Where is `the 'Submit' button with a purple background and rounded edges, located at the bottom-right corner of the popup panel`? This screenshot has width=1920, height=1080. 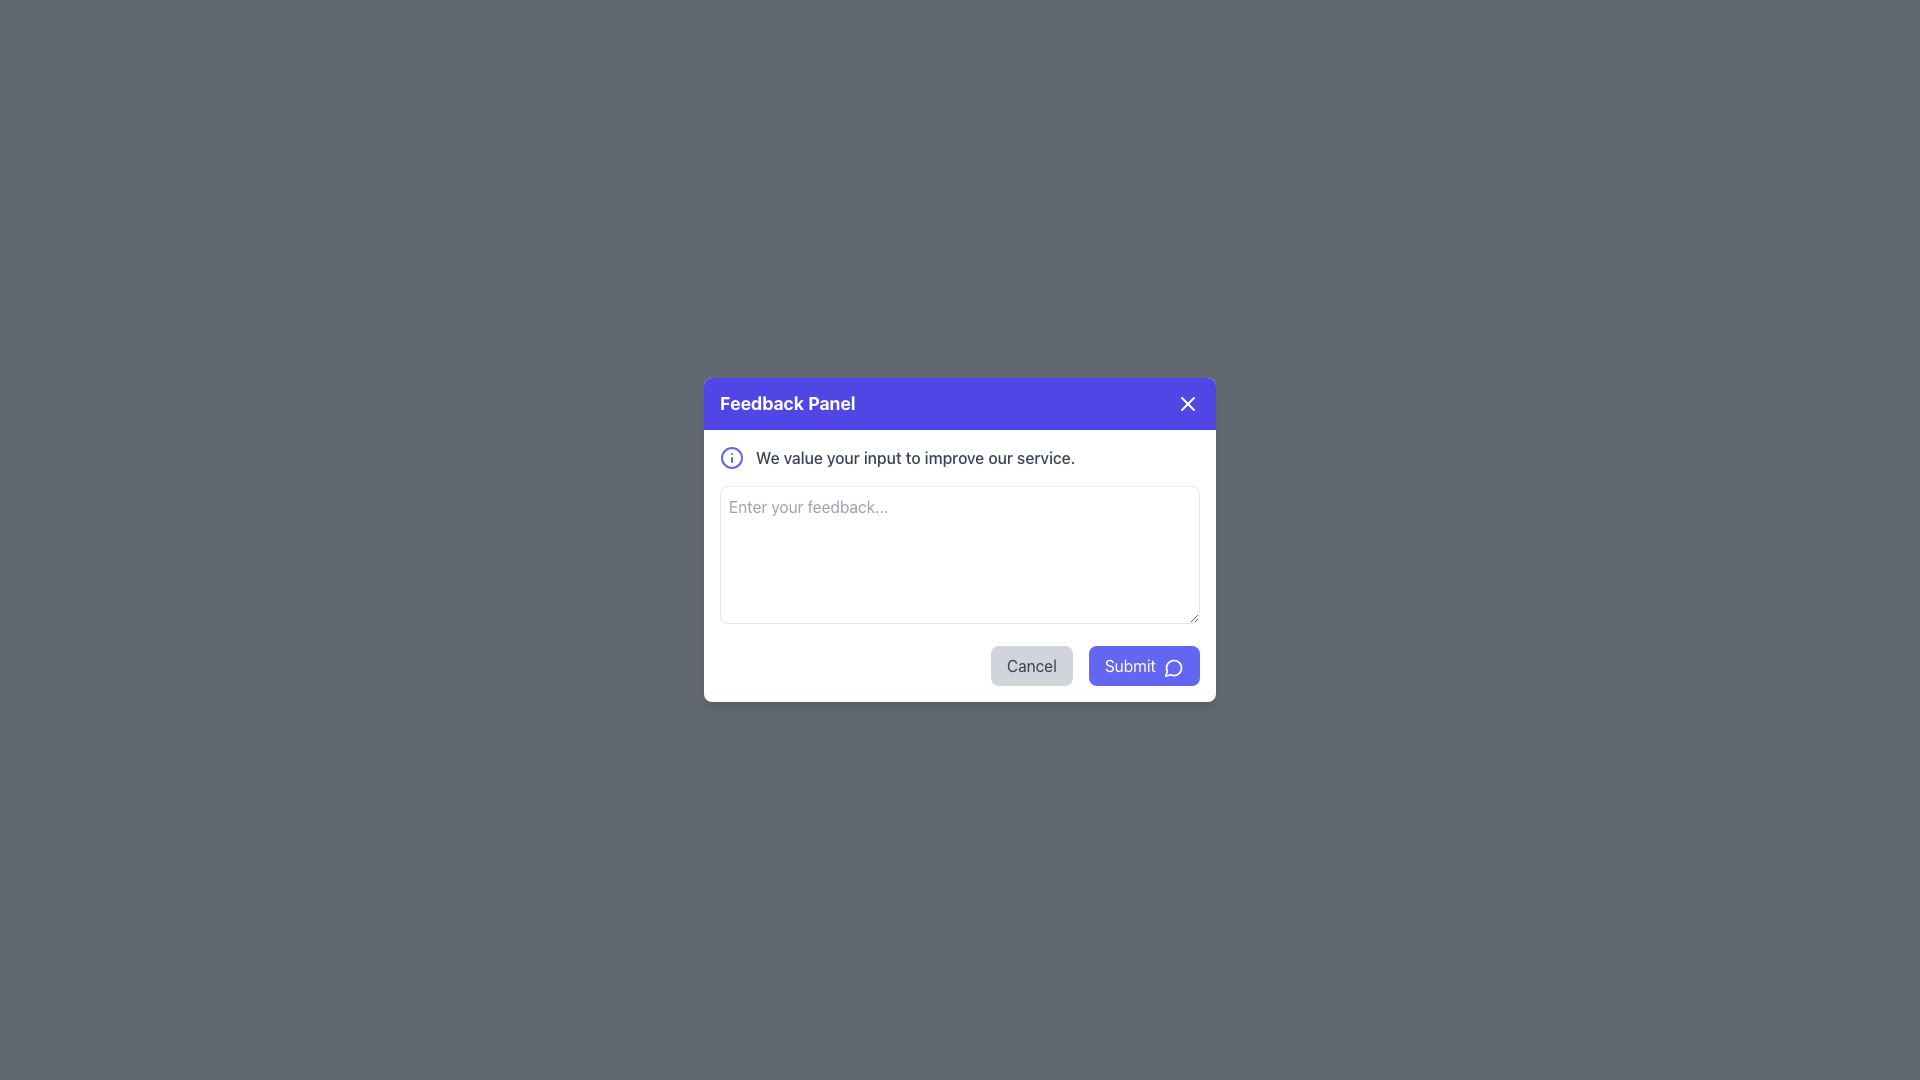 the 'Submit' button with a purple background and rounded edges, located at the bottom-right corner of the popup panel is located at coordinates (1144, 666).